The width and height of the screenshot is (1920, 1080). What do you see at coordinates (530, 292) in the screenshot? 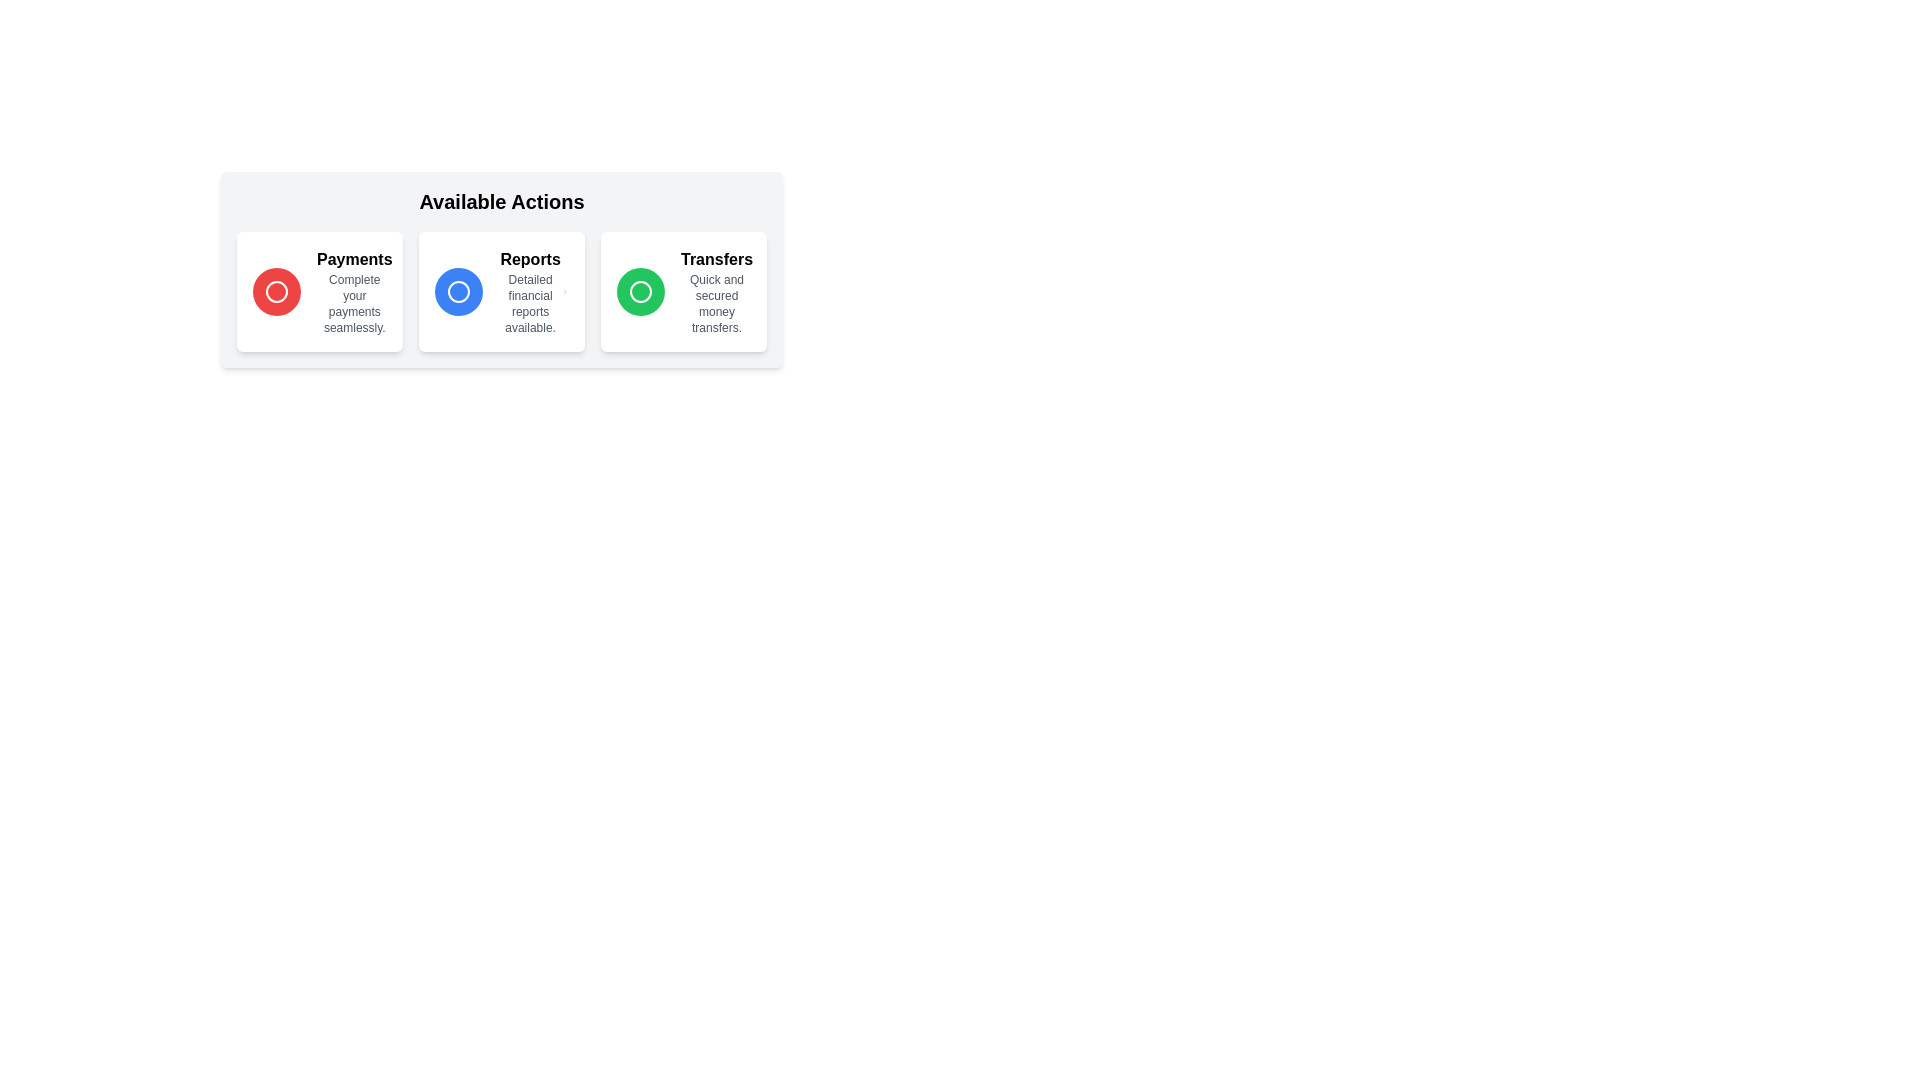
I see `text display block titled 'Reports' which shows detailed financial reports available, located in the middle card of the three under 'Available Actions'` at bounding box center [530, 292].